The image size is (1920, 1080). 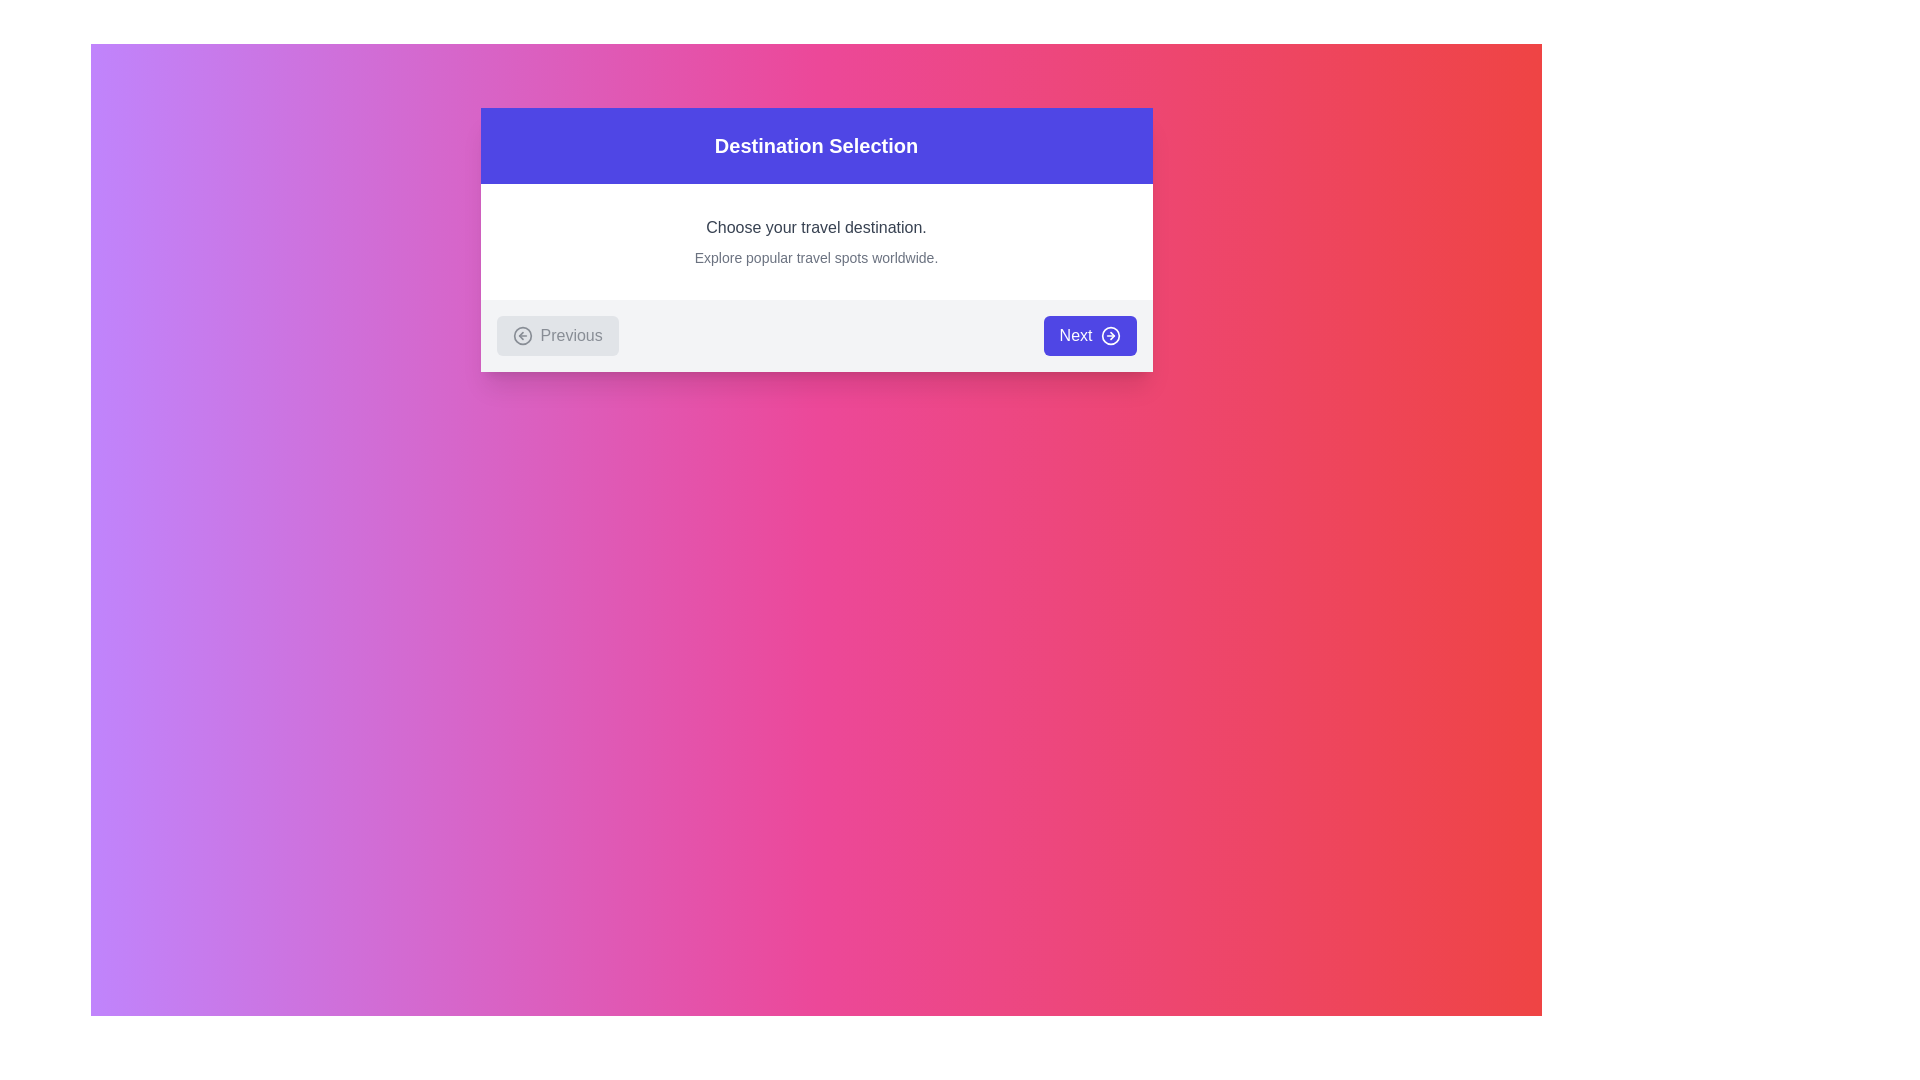 What do you see at coordinates (522, 334) in the screenshot?
I see `the appearance of the circular icon with a leftwards-pointing arrow, located to the left of the 'Previous' button in the bottom-left corner of the modal dialog` at bounding box center [522, 334].